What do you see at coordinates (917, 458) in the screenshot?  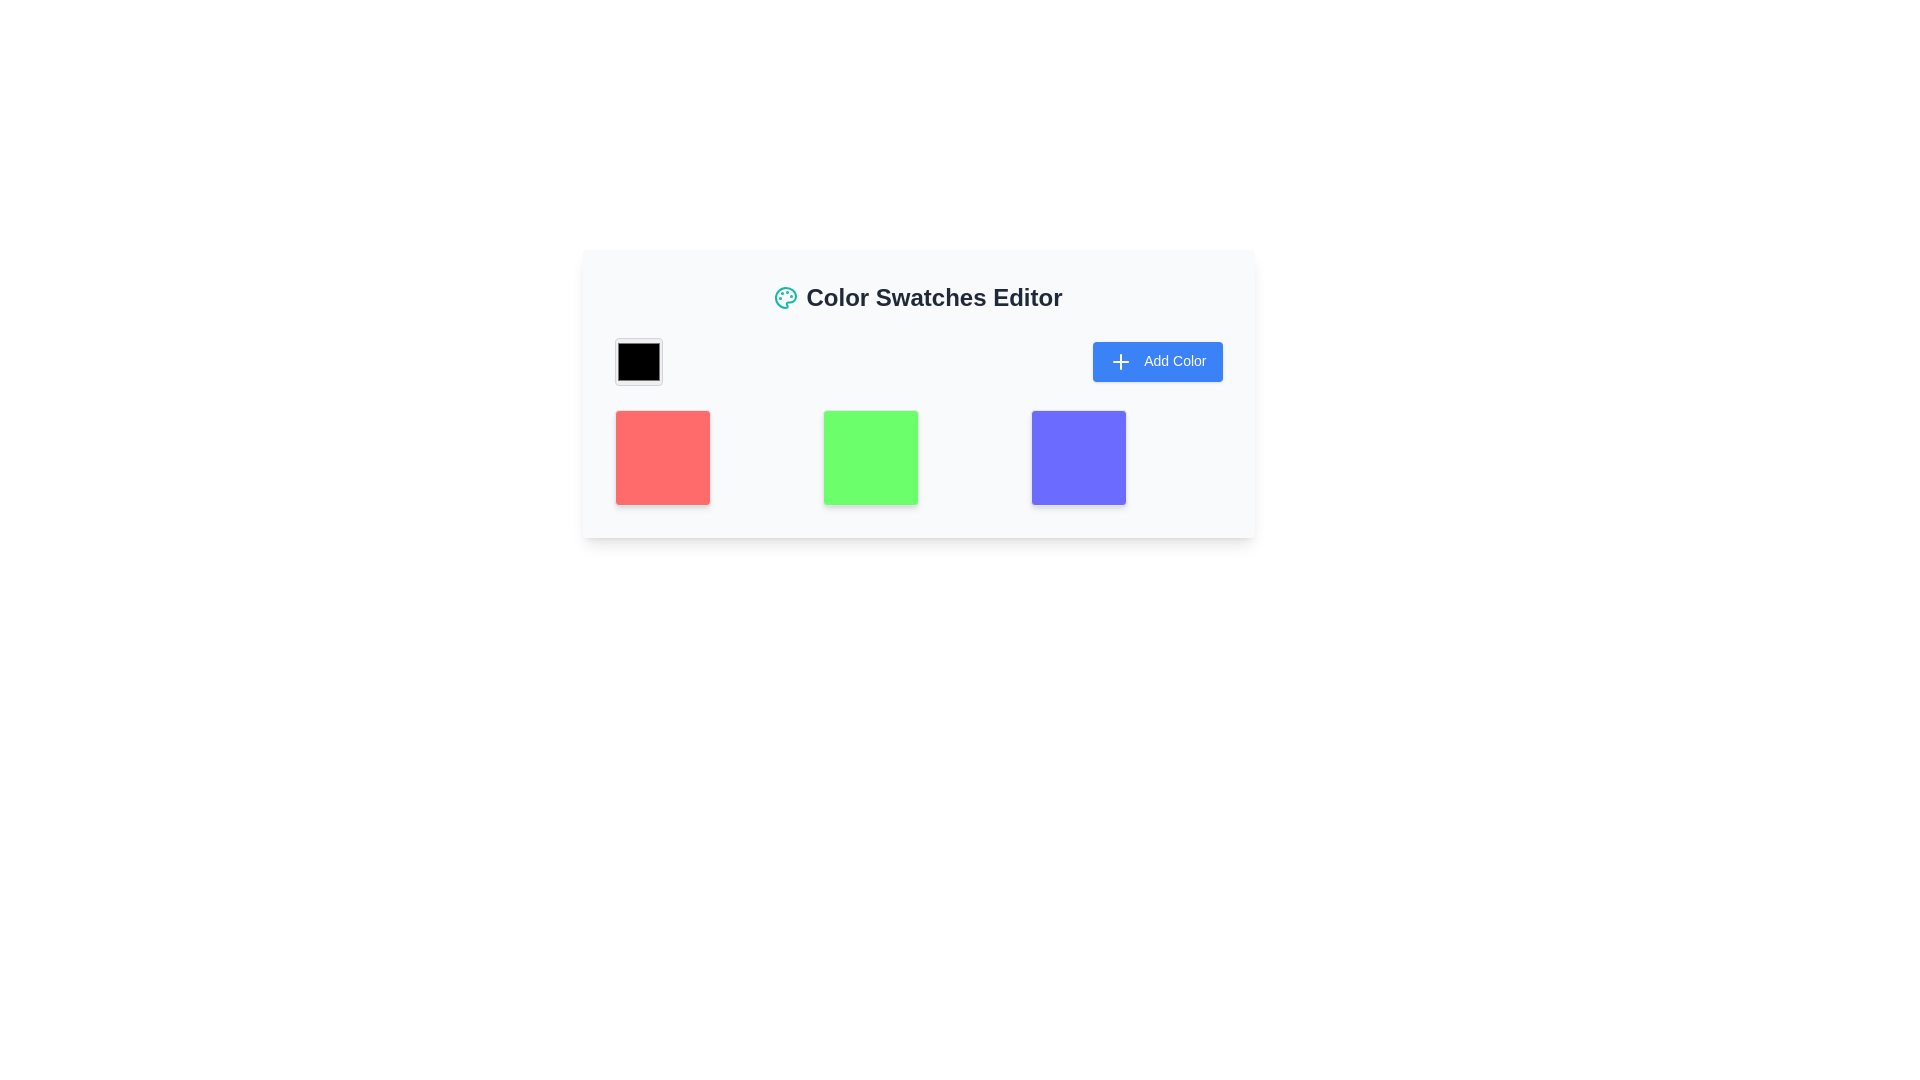 I see `the green color swatch display, which is the second square from the left` at bounding box center [917, 458].